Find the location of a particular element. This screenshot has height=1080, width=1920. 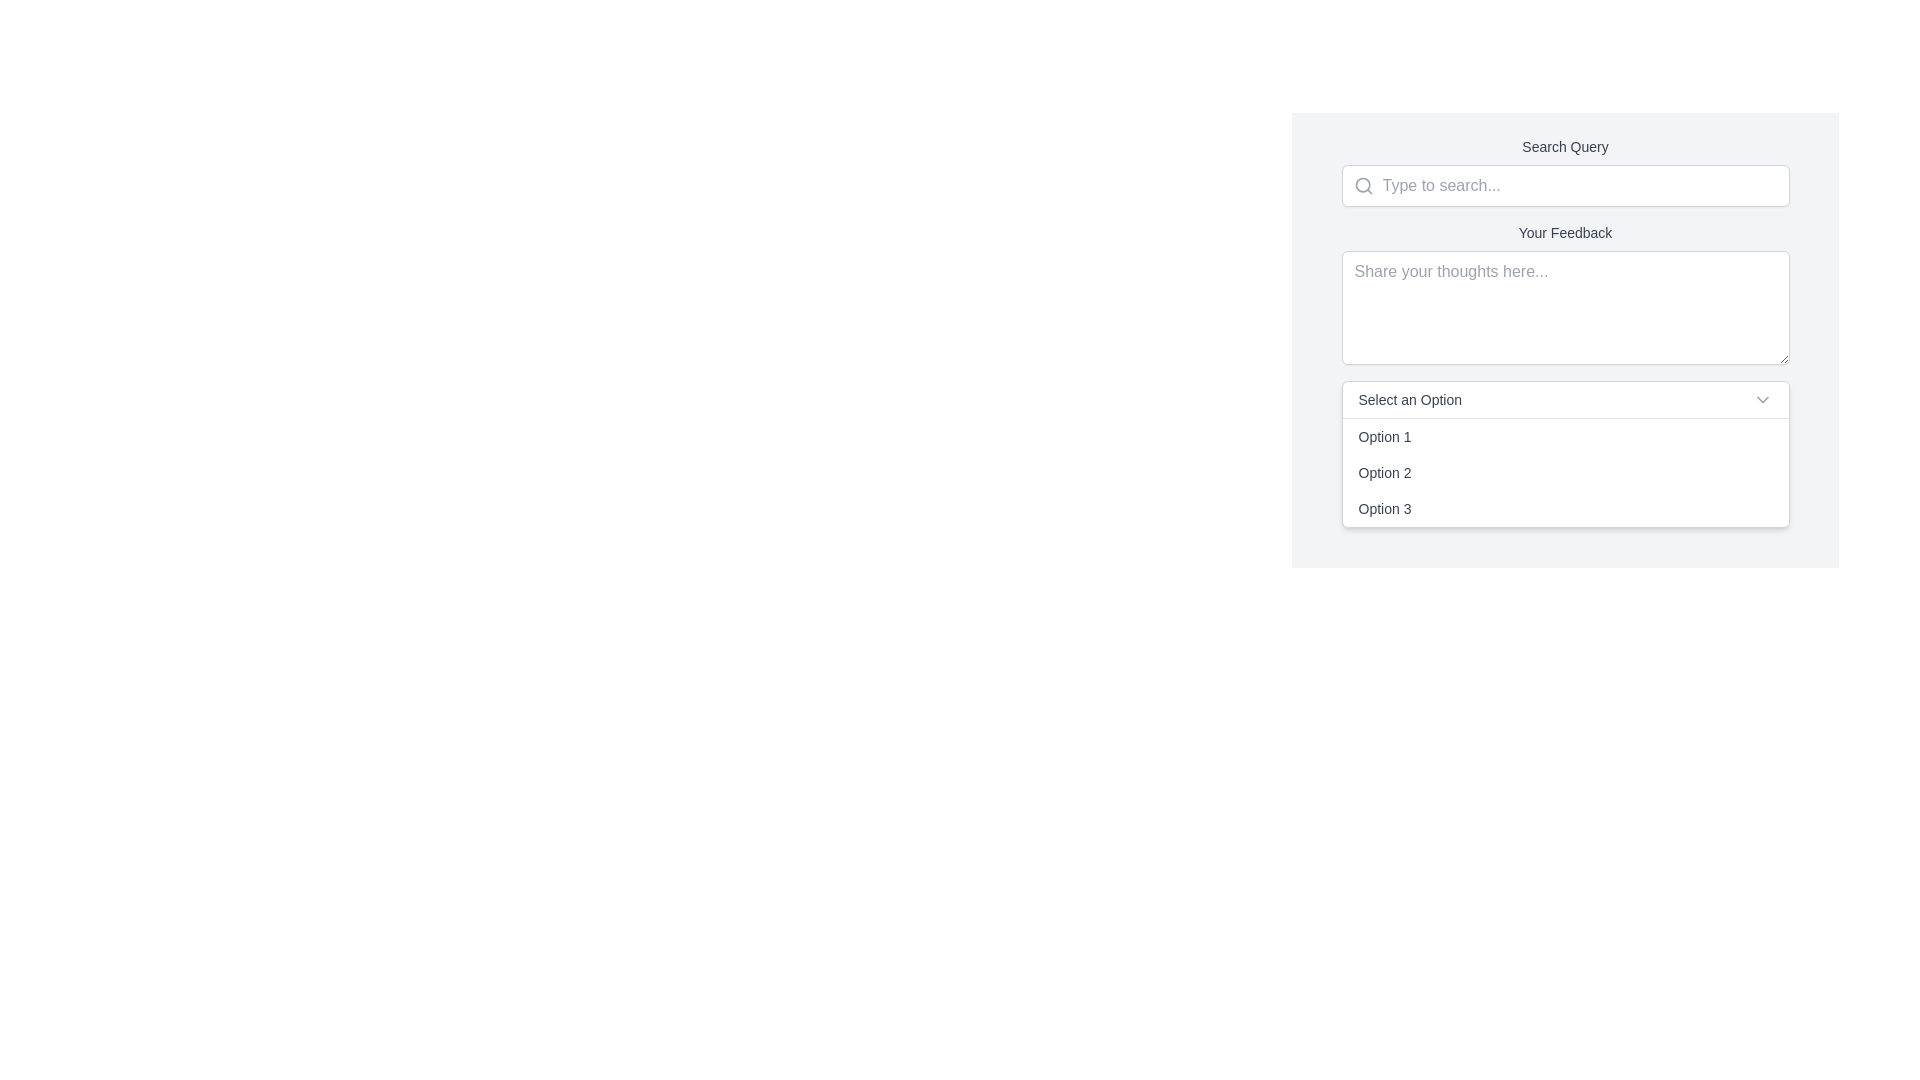

the first list item labeled 'Option 1' in the dropdown menu is located at coordinates (1564, 435).